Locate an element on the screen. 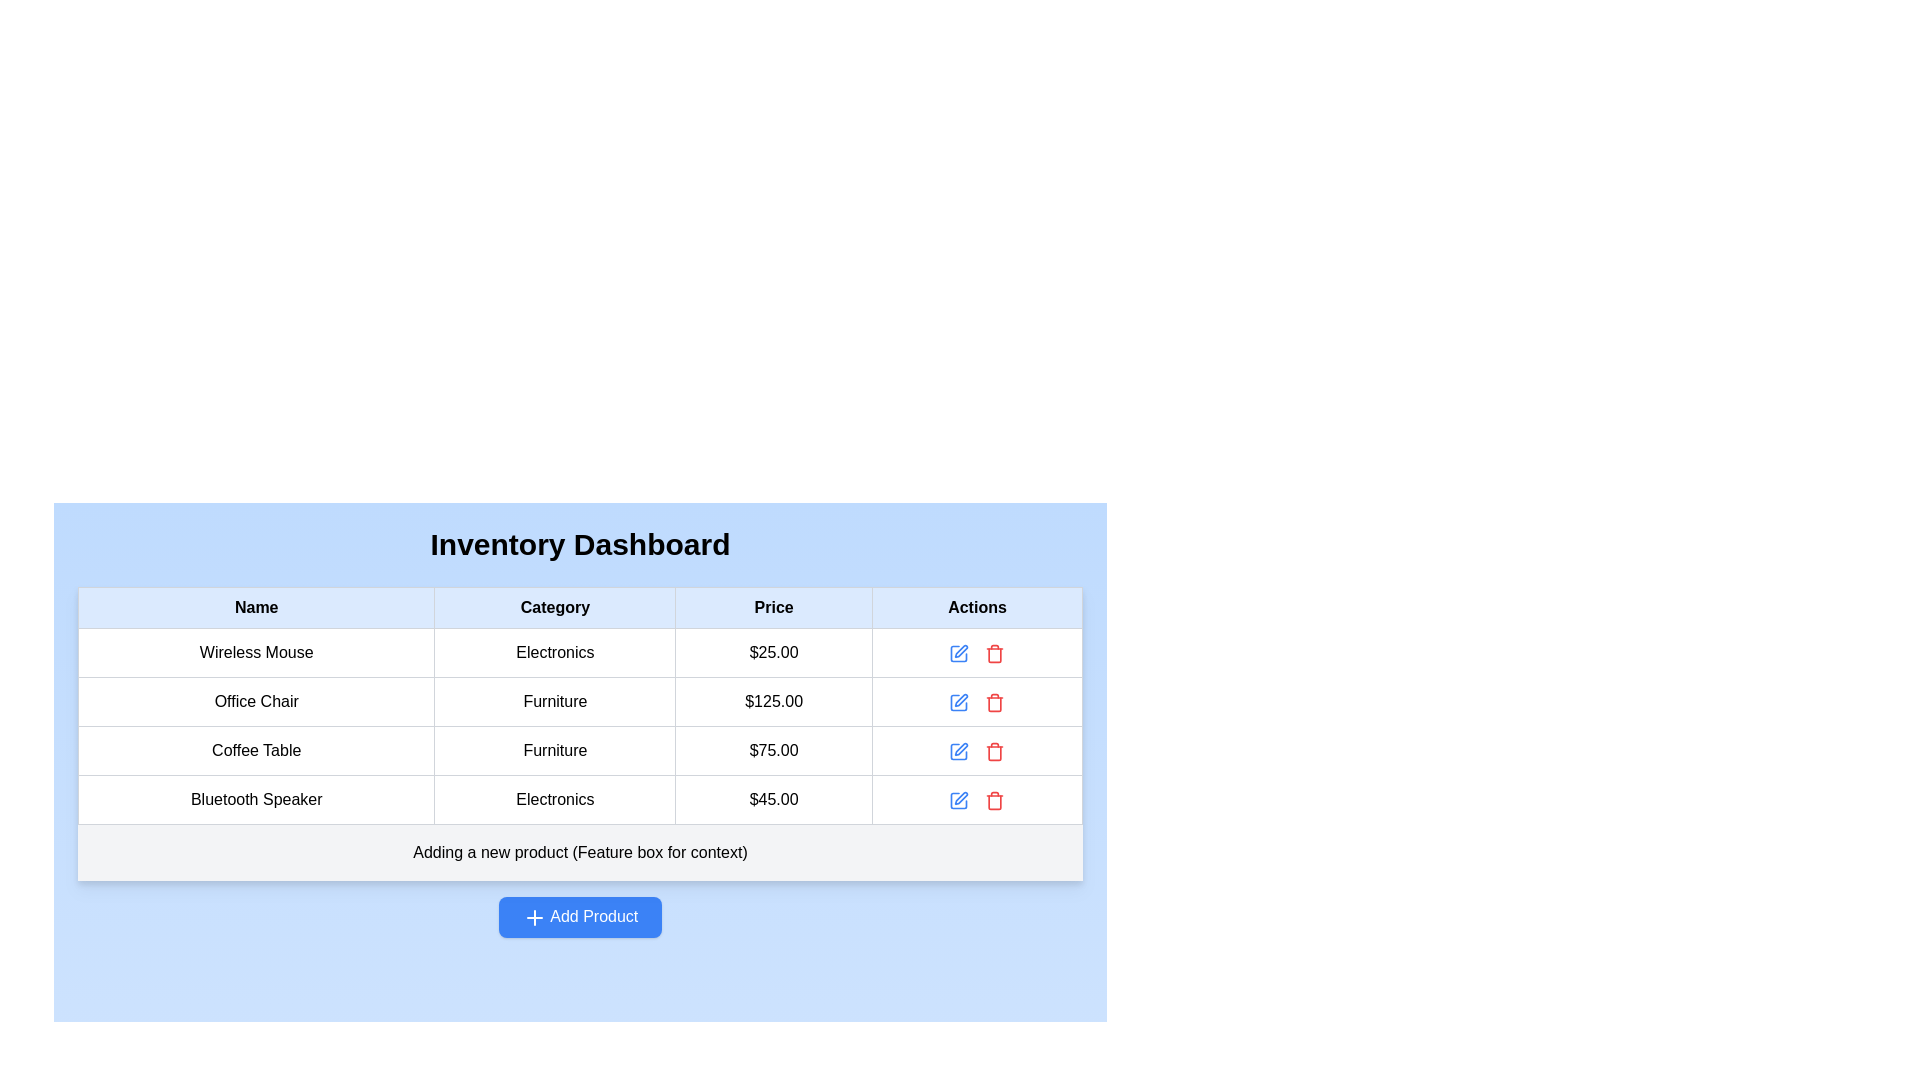 The image size is (1920, 1080). the red trash can icon button located in the 'Actions' column of the second row of the data table to trigger potential visual feedback is located at coordinates (995, 701).